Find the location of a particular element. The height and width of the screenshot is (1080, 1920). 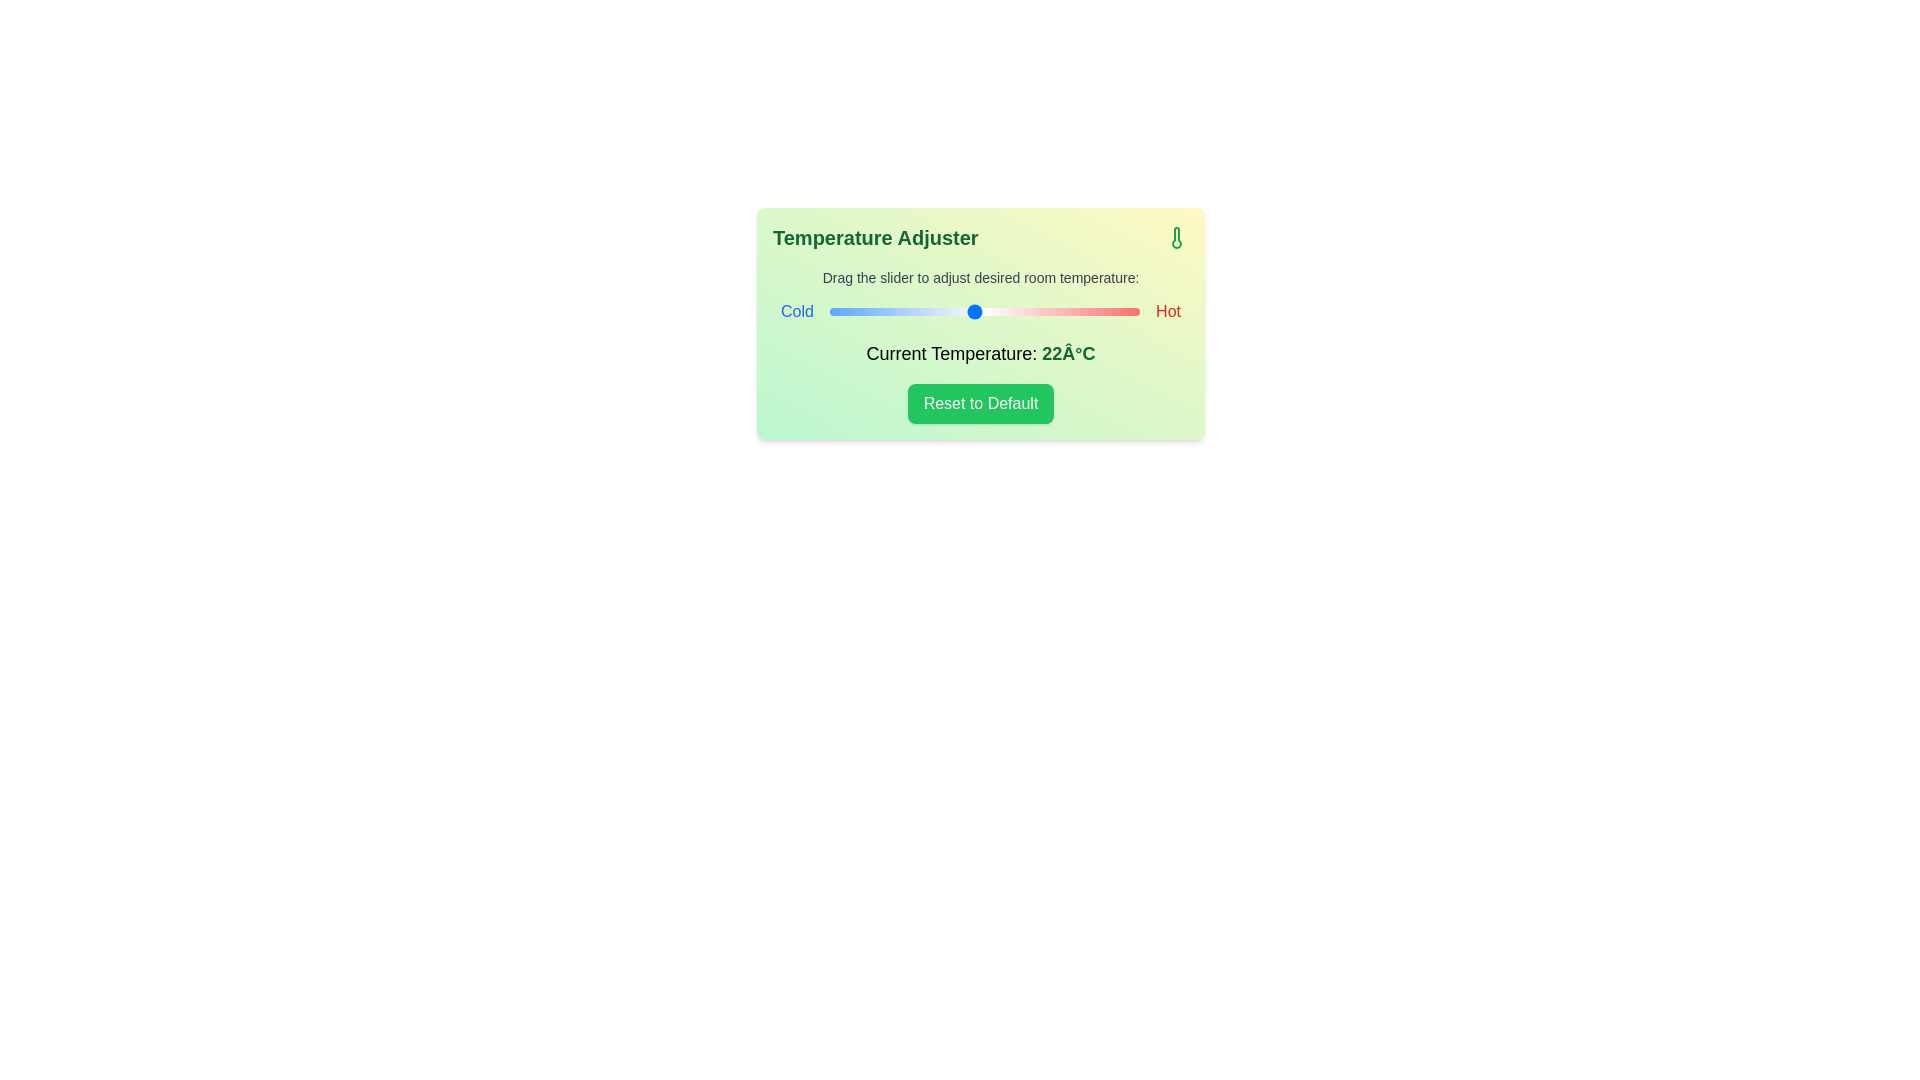

the 'Reset to Default' button is located at coordinates (979, 404).